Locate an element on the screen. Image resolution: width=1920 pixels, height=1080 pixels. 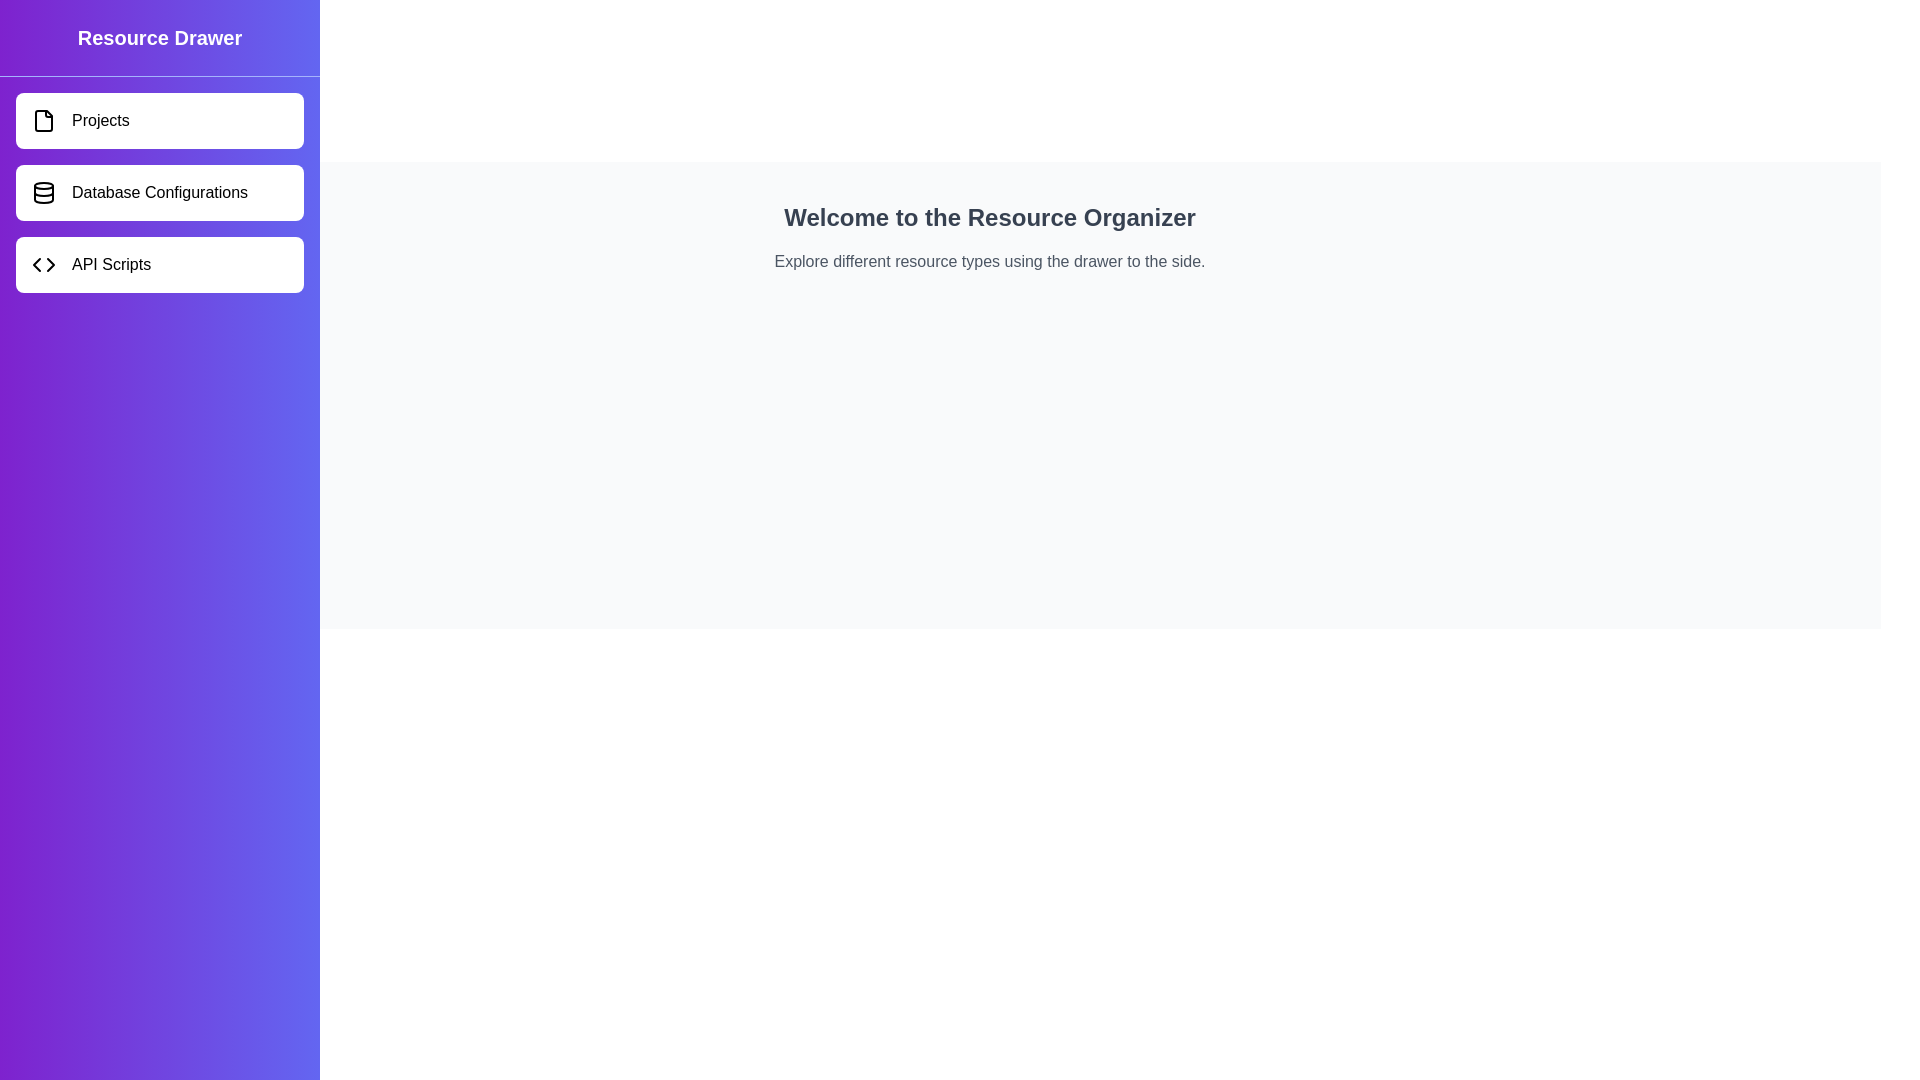
the text 'Welcome to the Resource Organizer' in the main content area is located at coordinates (989, 218).